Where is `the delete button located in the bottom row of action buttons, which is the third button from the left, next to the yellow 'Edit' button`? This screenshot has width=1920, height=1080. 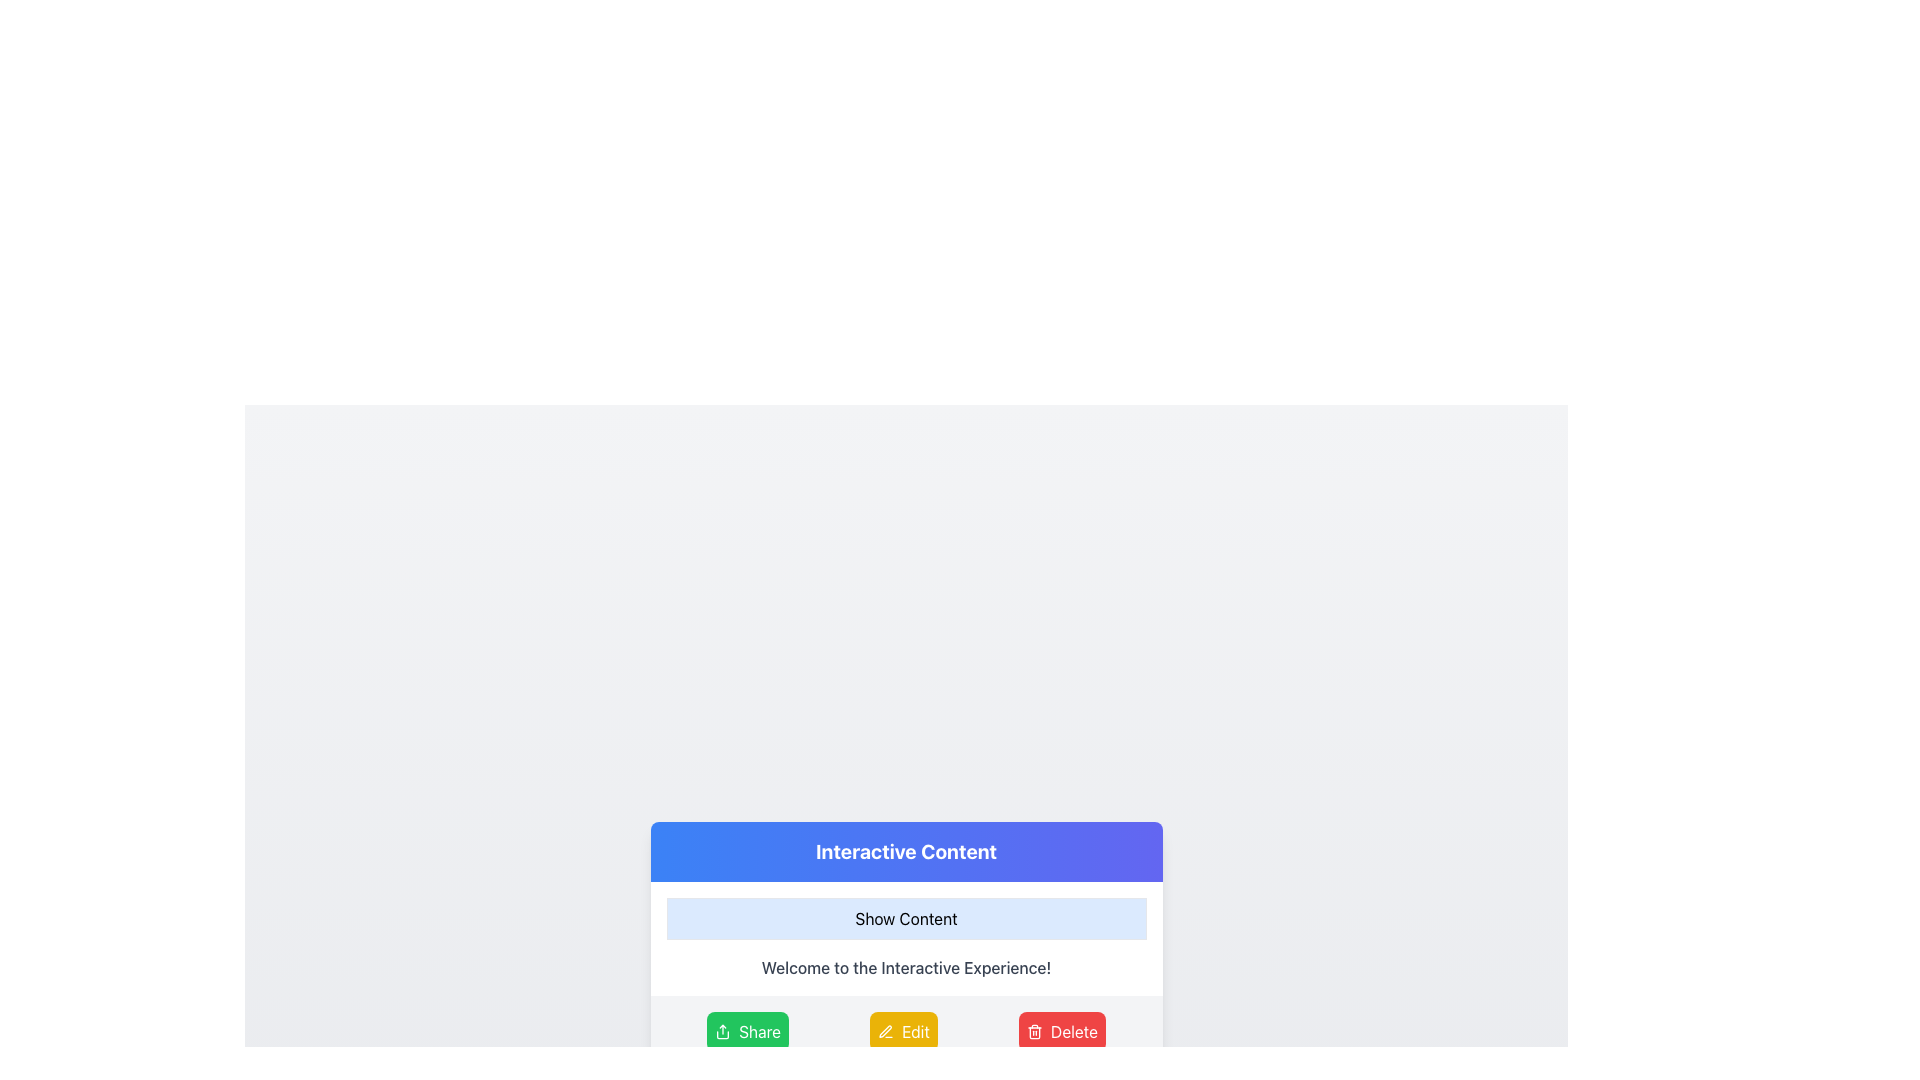 the delete button located in the bottom row of action buttons, which is the third button from the left, next to the yellow 'Edit' button is located at coordinates (1073, 1032).